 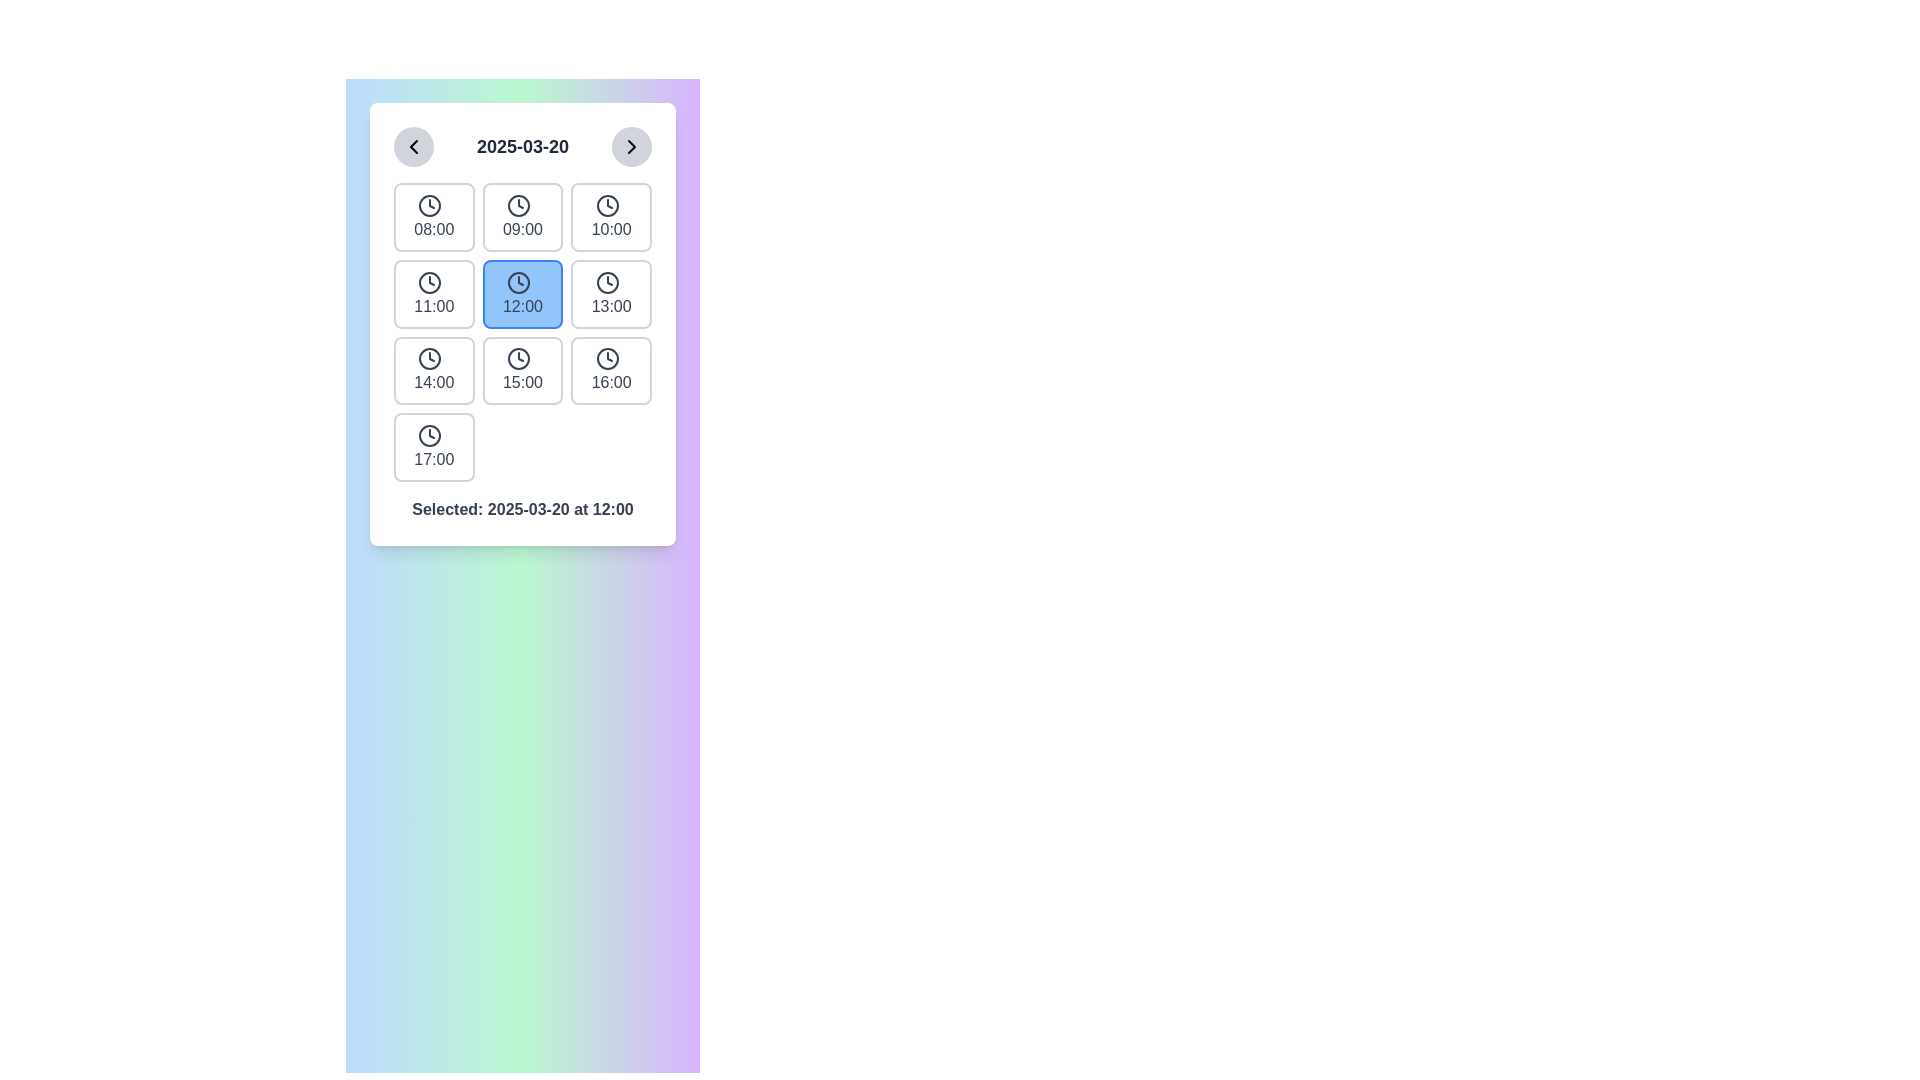 I want to click on the Decorative clock icon (SVG) located inside the '09:00' button entry, which visually represents a clock alongside the time, so click(x=518, y=205).